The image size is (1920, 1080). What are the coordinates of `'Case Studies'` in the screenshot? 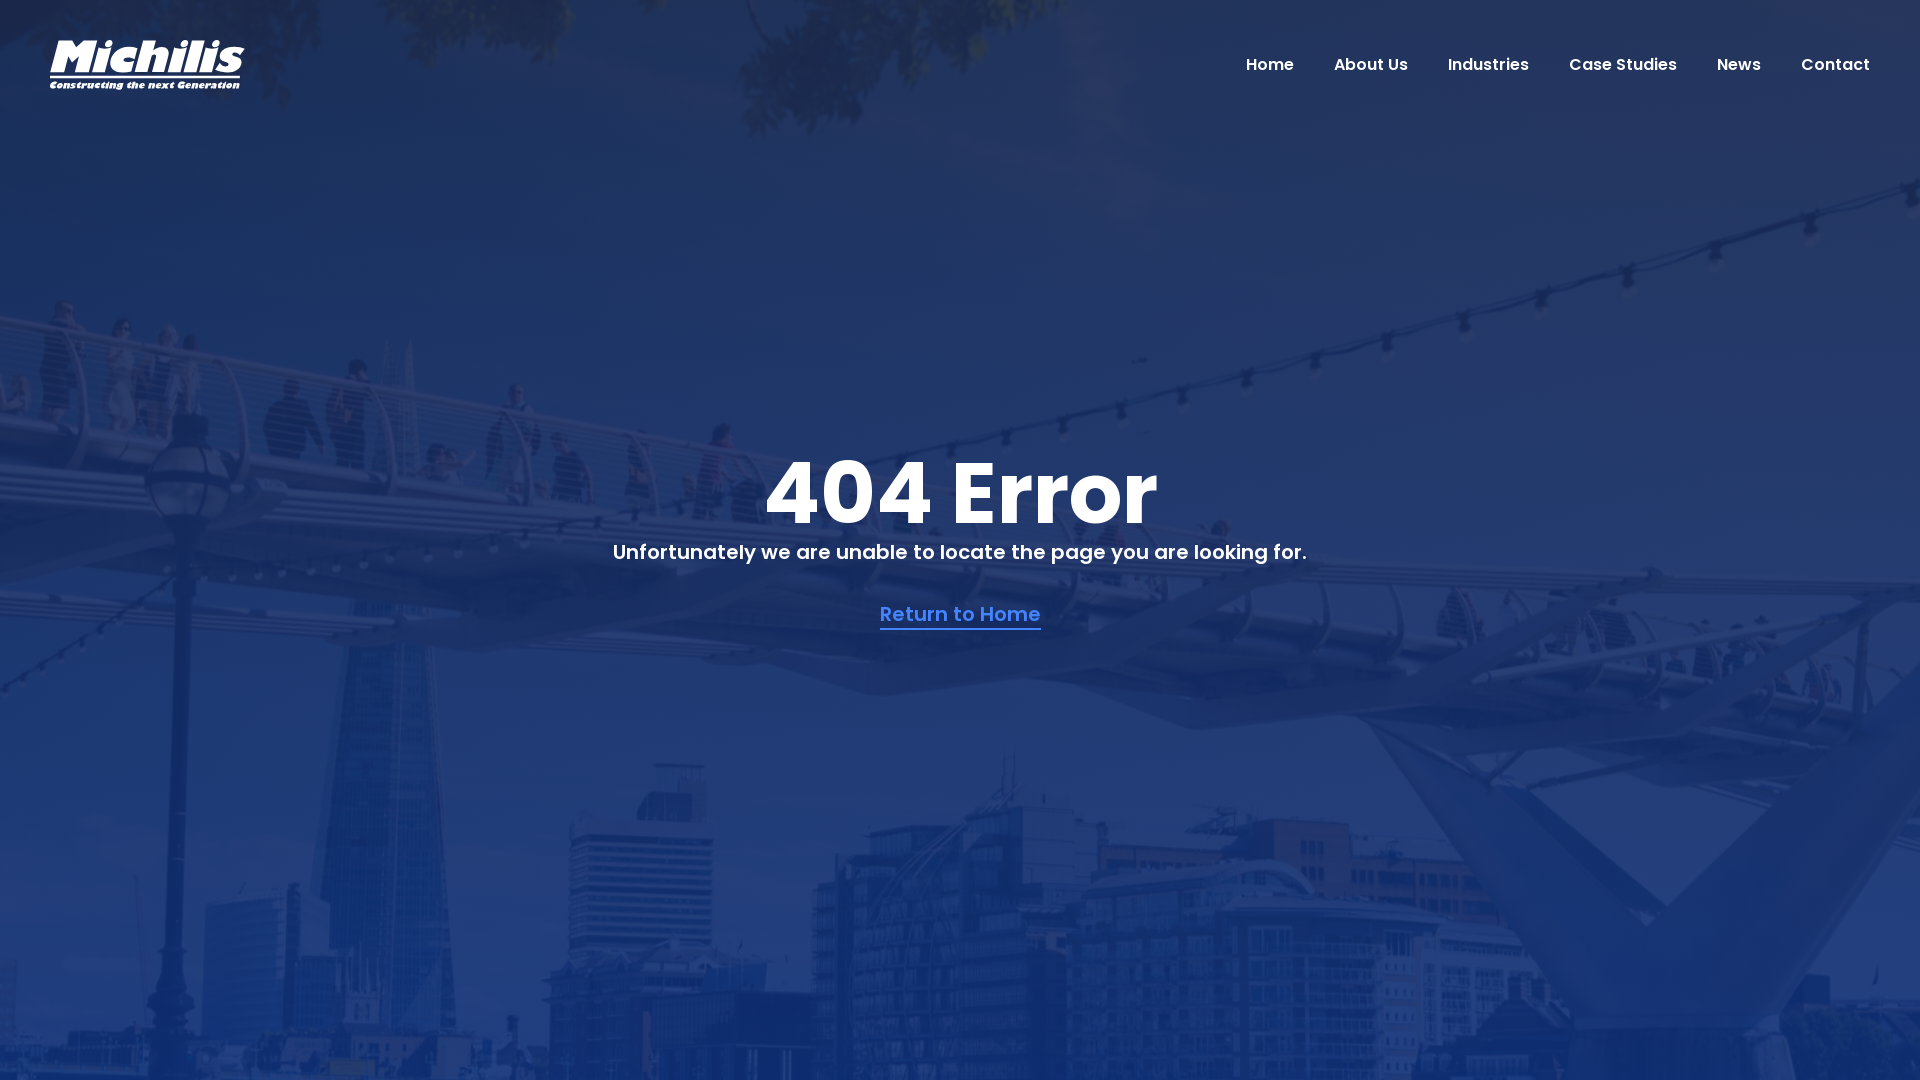 It's located at (1622, 63).